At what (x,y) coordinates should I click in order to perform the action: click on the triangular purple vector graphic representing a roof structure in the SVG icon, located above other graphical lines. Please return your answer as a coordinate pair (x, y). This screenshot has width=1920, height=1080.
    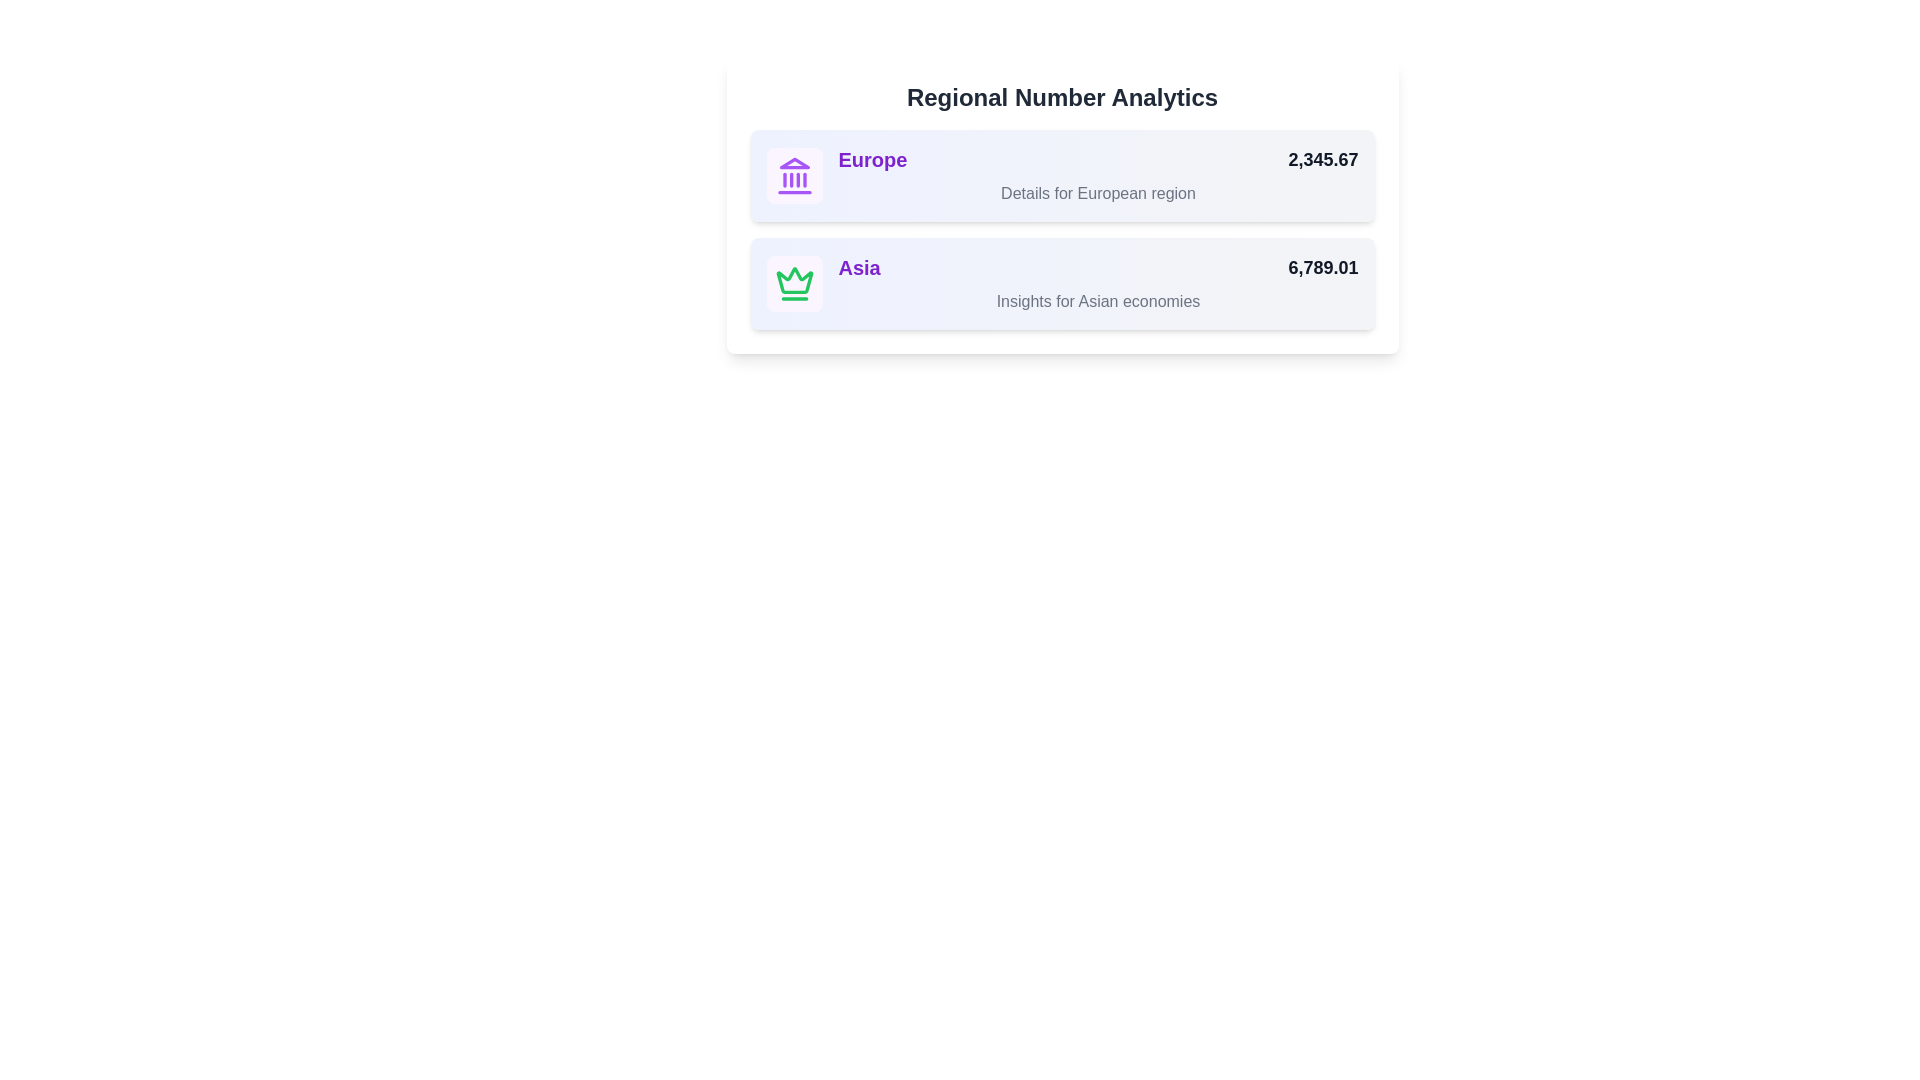
    Looking at the image, I should click on (793, 162).